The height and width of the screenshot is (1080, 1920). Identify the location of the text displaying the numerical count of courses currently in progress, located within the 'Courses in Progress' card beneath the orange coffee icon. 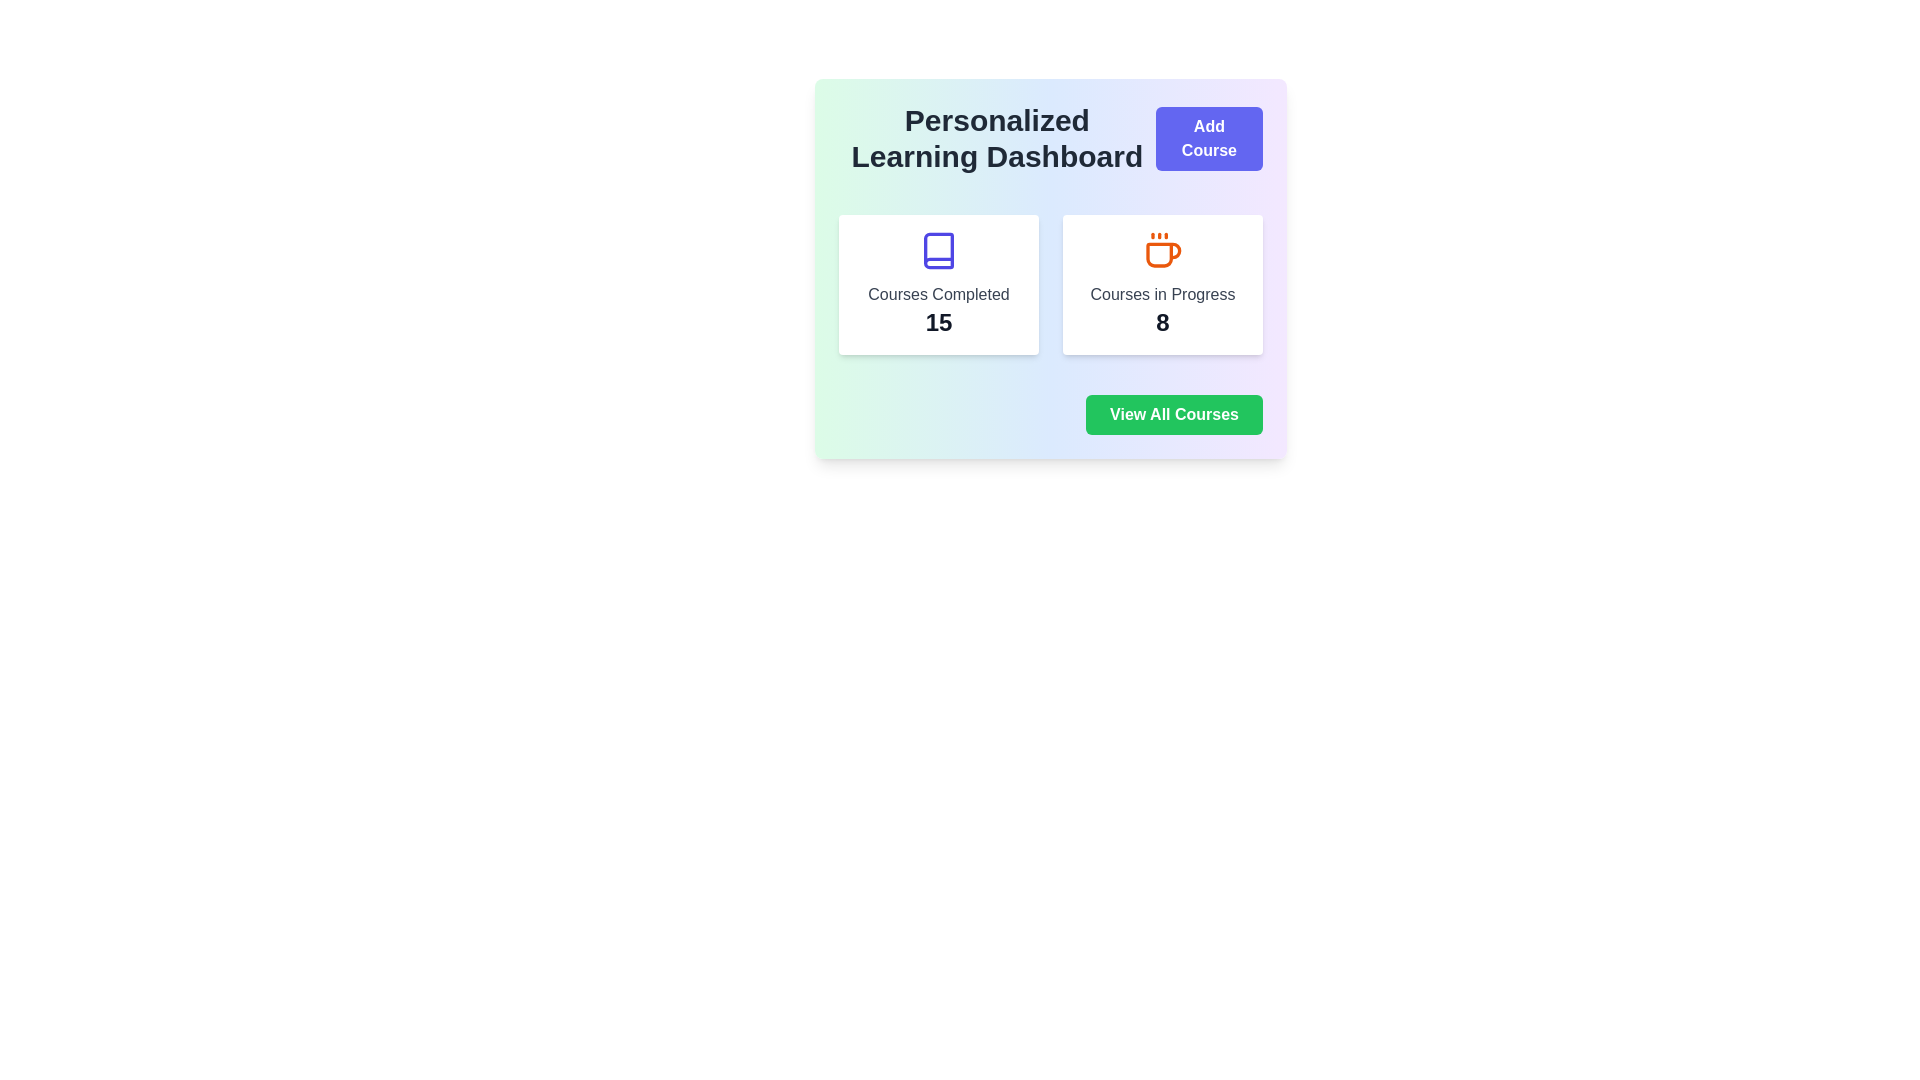
(1162, 322).